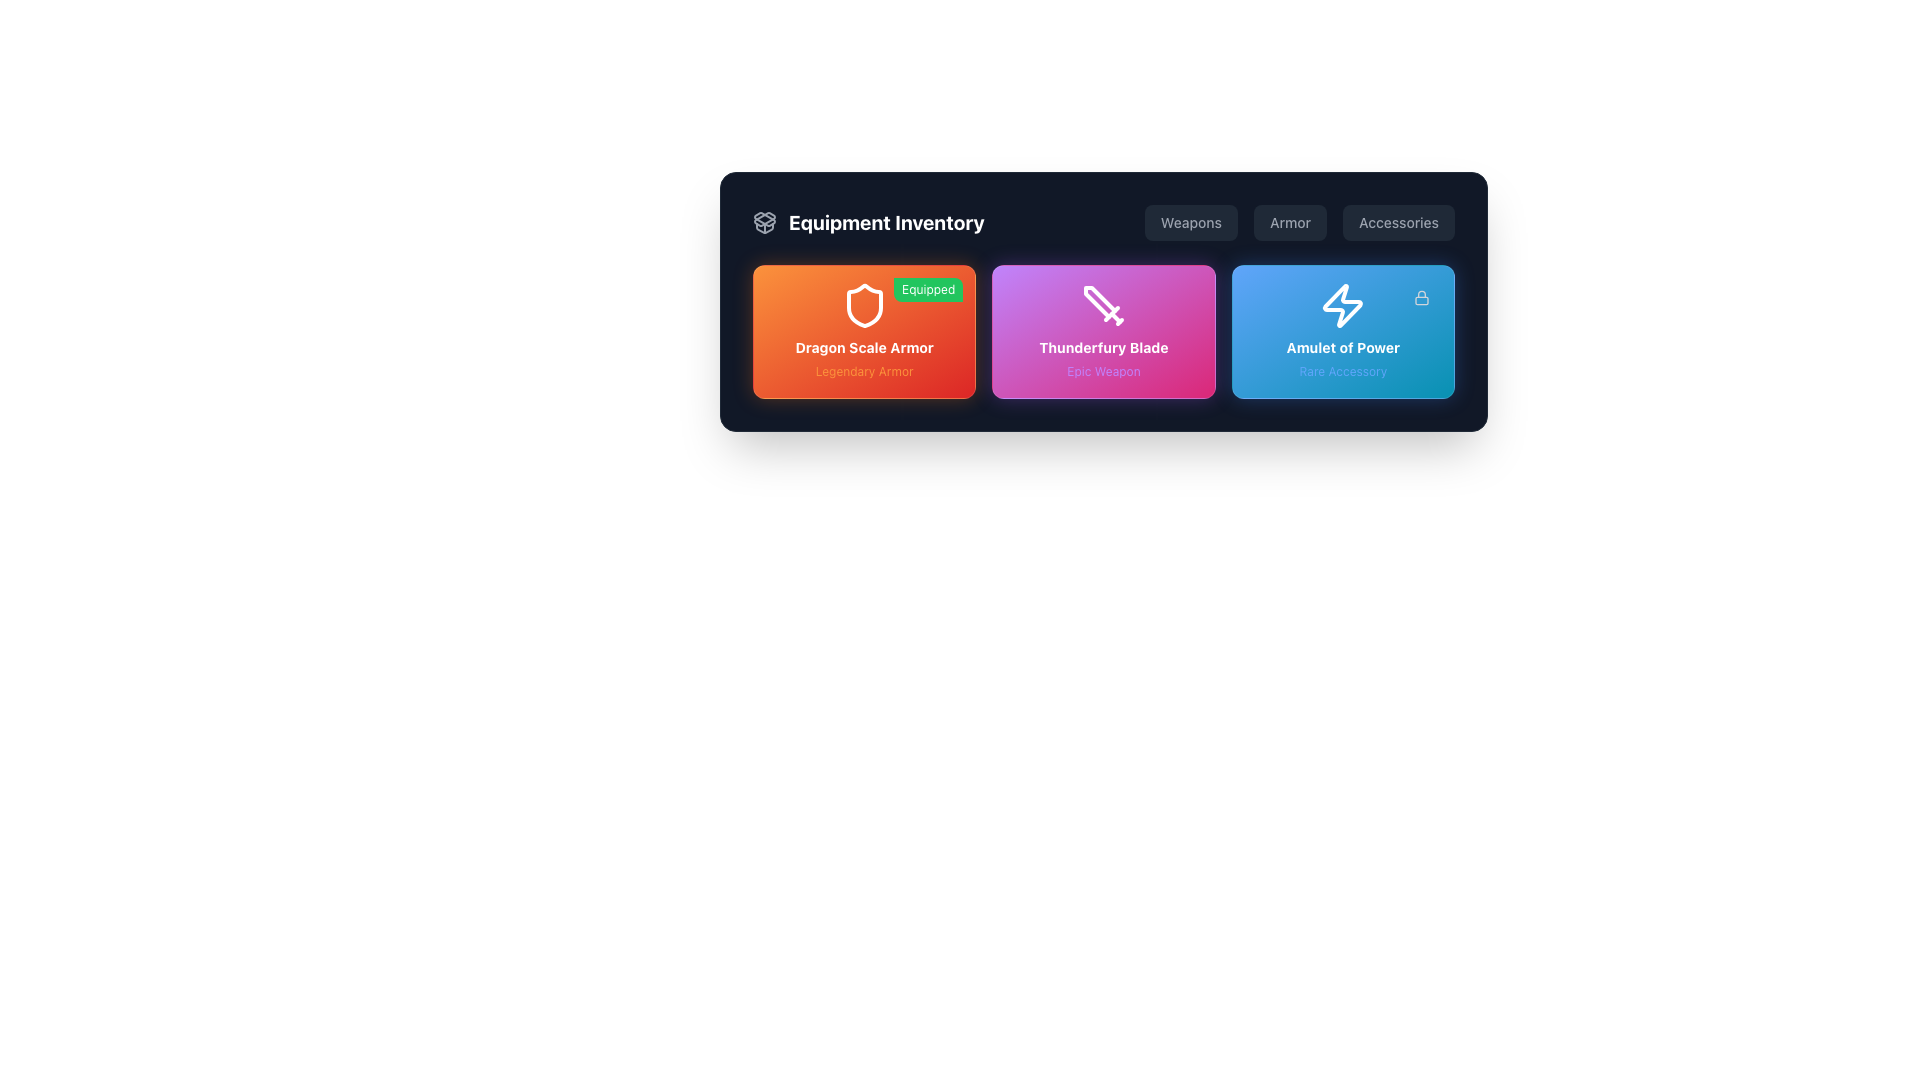 The height and width of the screenshot is (1080, 1920). I want to click on the text element displaying 'Amulet of Power' and 'Rare Accessory' in the Equipment Inventory panel to read its details, so click(1343, 358).